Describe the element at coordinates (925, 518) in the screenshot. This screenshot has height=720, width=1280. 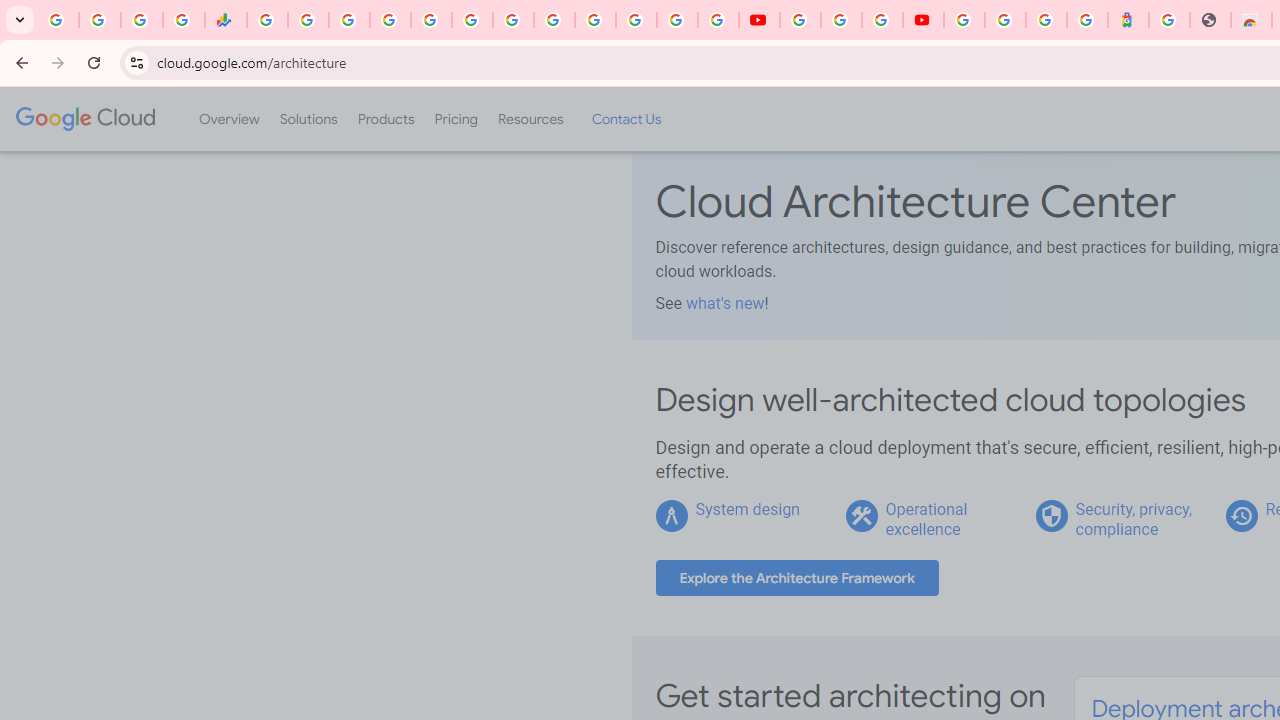
I see `'Operational excellence'` at that location.